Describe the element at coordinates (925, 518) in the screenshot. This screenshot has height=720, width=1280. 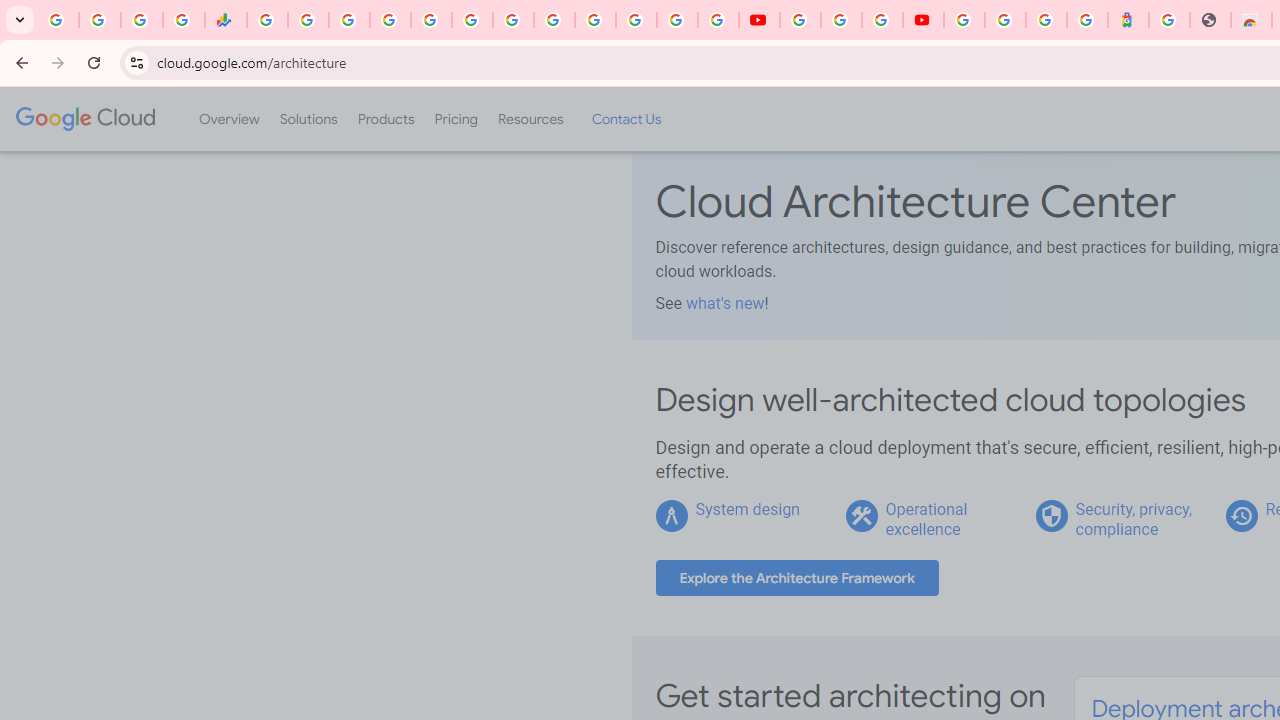
I see `'Operational excellence'` at that location.